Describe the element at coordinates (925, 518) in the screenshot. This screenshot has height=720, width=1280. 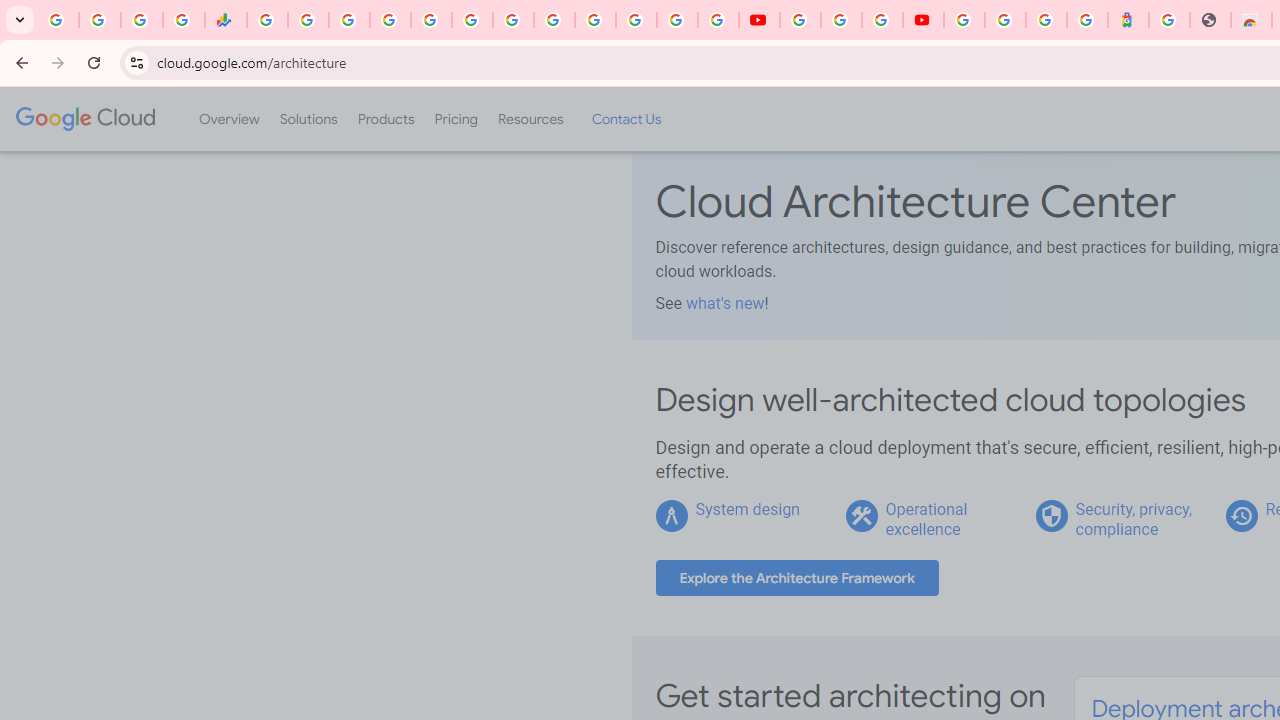
I see `'Operational excellence'` at that location.